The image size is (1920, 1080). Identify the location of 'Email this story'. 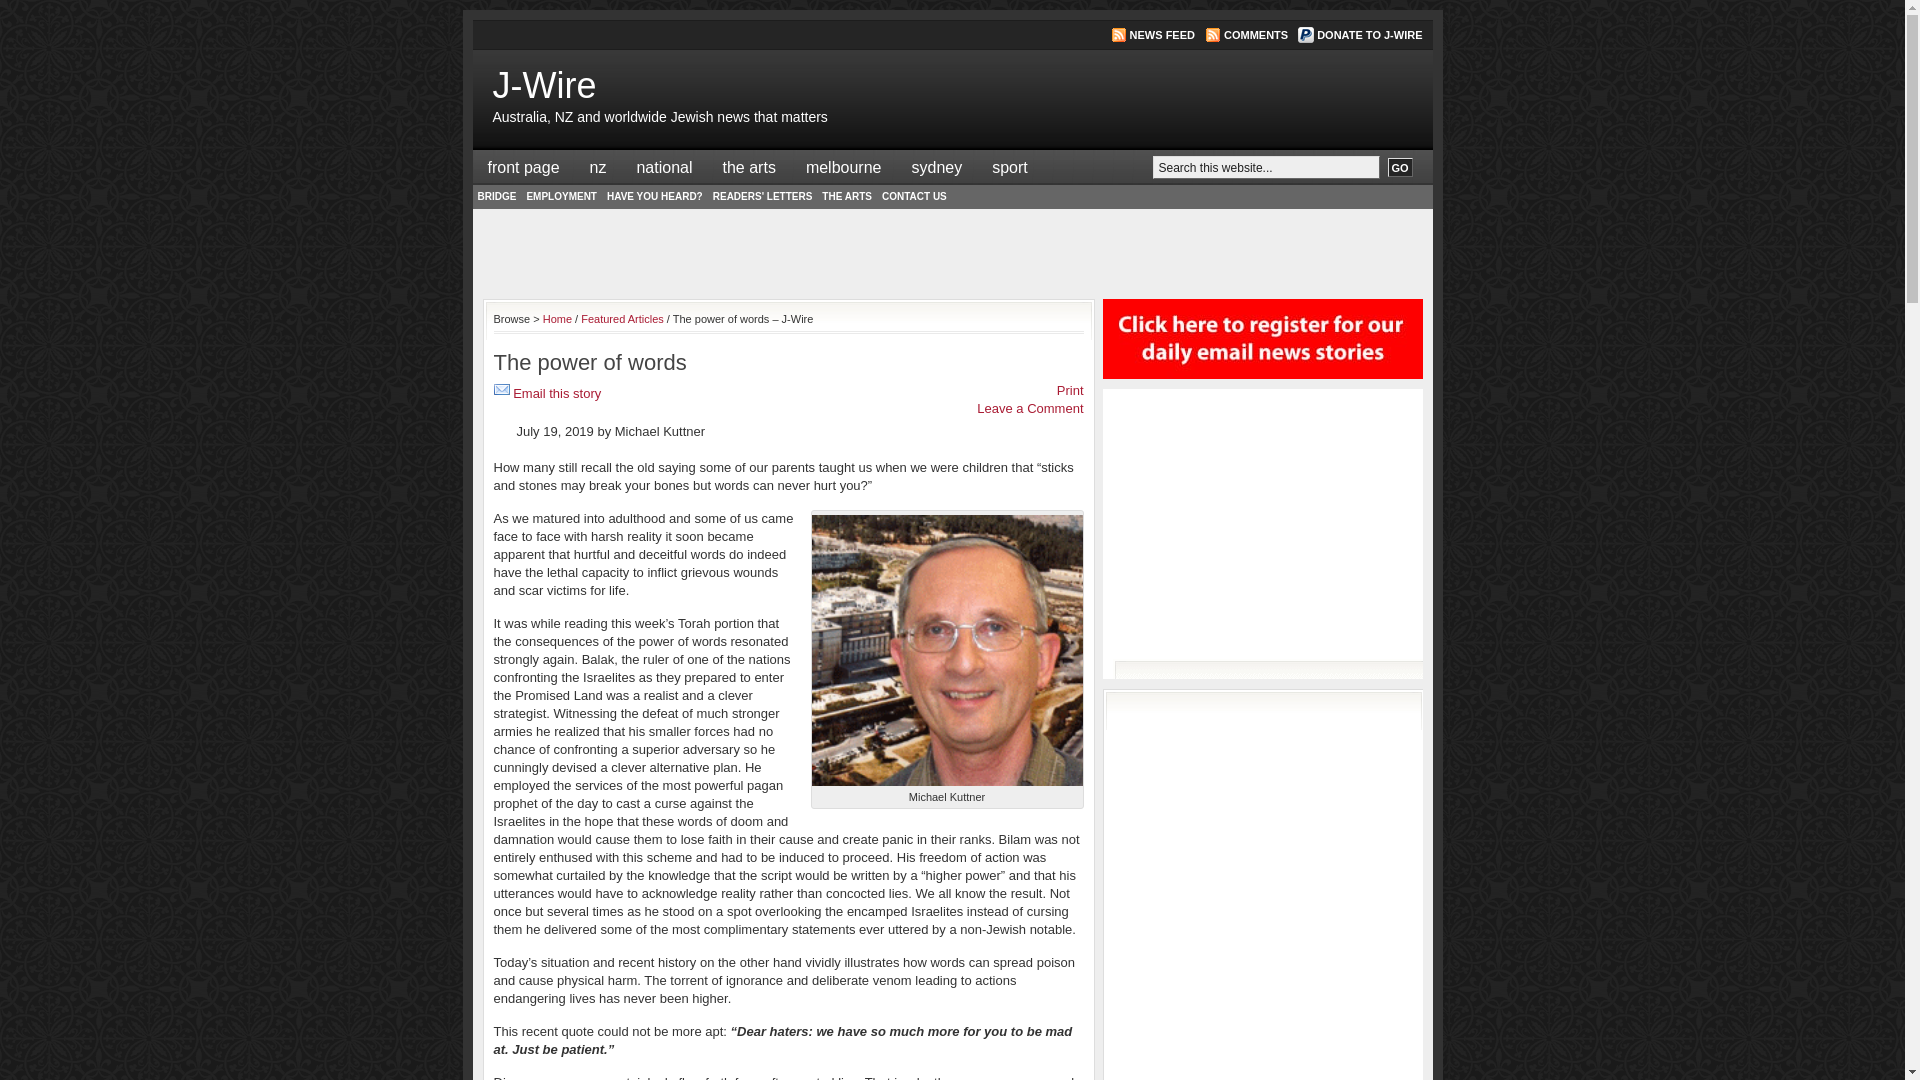
(502, 393).